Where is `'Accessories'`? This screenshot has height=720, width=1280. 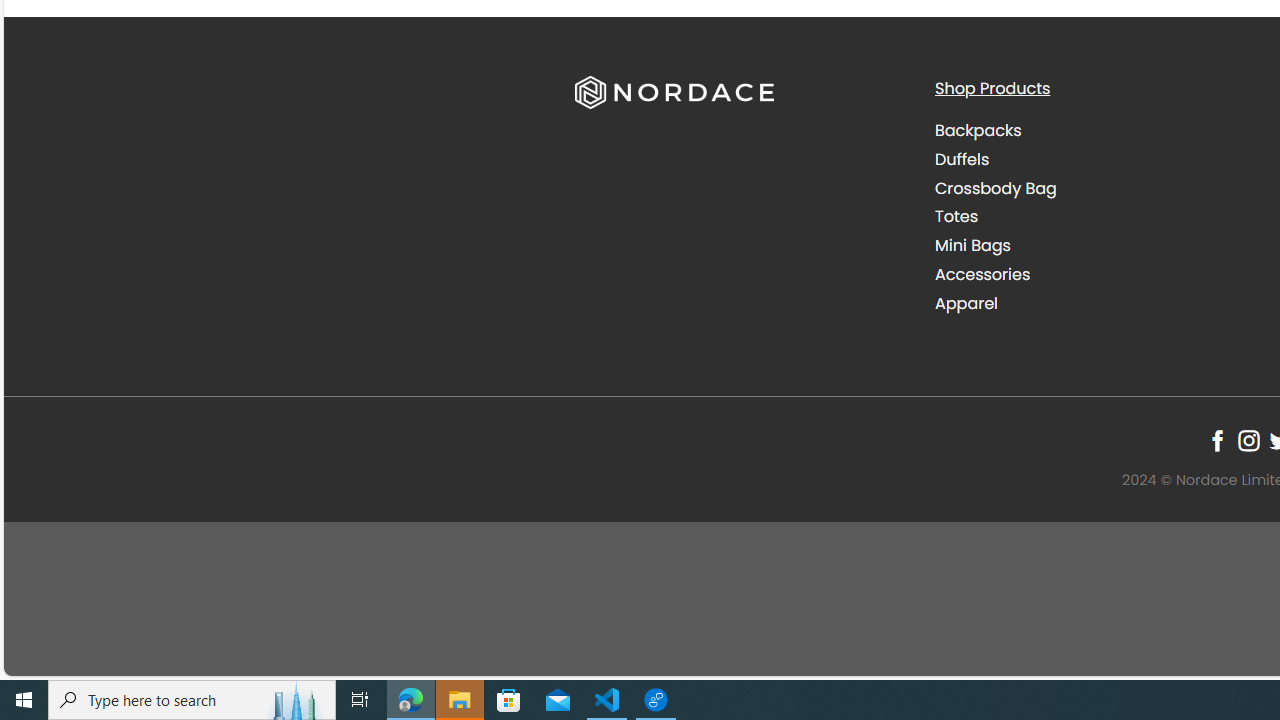
'Accessories' is located at coordinates (1098, 274).